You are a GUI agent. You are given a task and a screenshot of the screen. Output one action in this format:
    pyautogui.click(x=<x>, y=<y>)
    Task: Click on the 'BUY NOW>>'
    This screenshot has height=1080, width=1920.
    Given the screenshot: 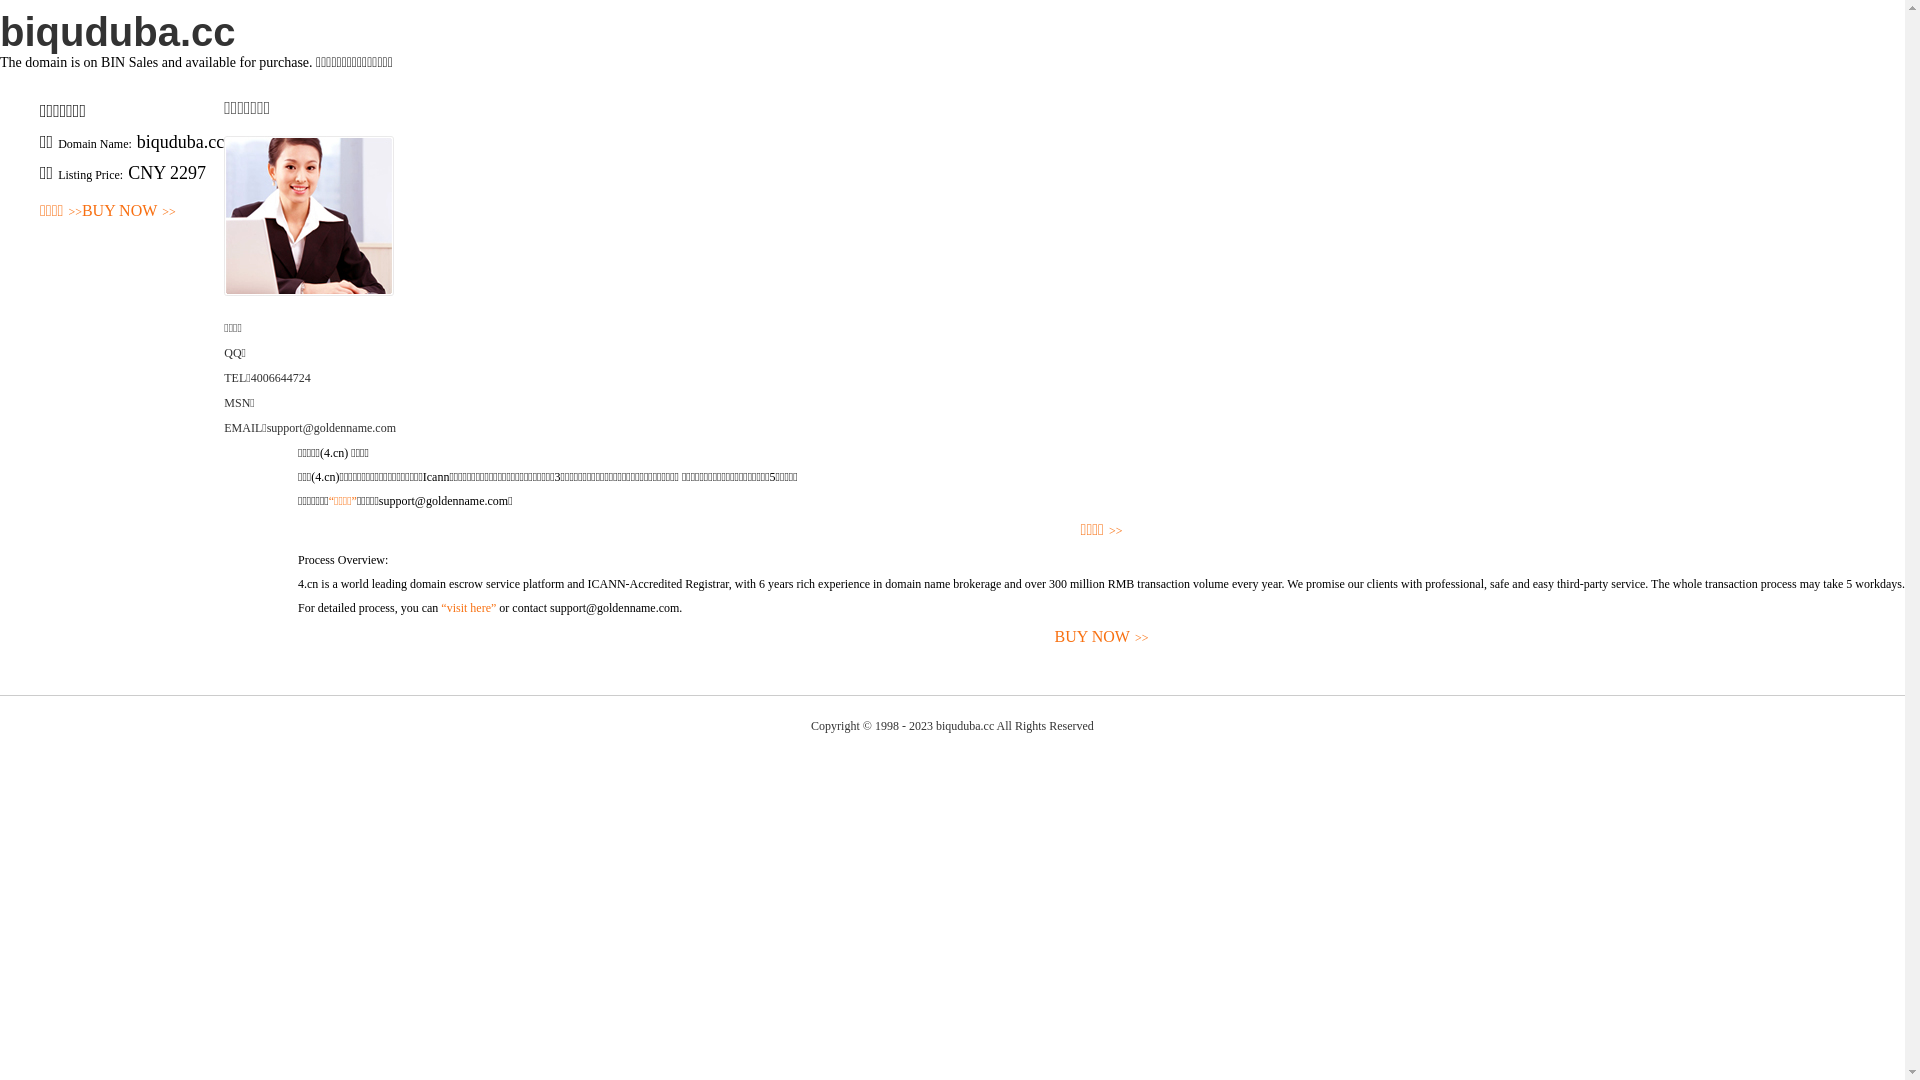 What is the action you would take?
    pyautogui.click(x=1100, y=637)
    